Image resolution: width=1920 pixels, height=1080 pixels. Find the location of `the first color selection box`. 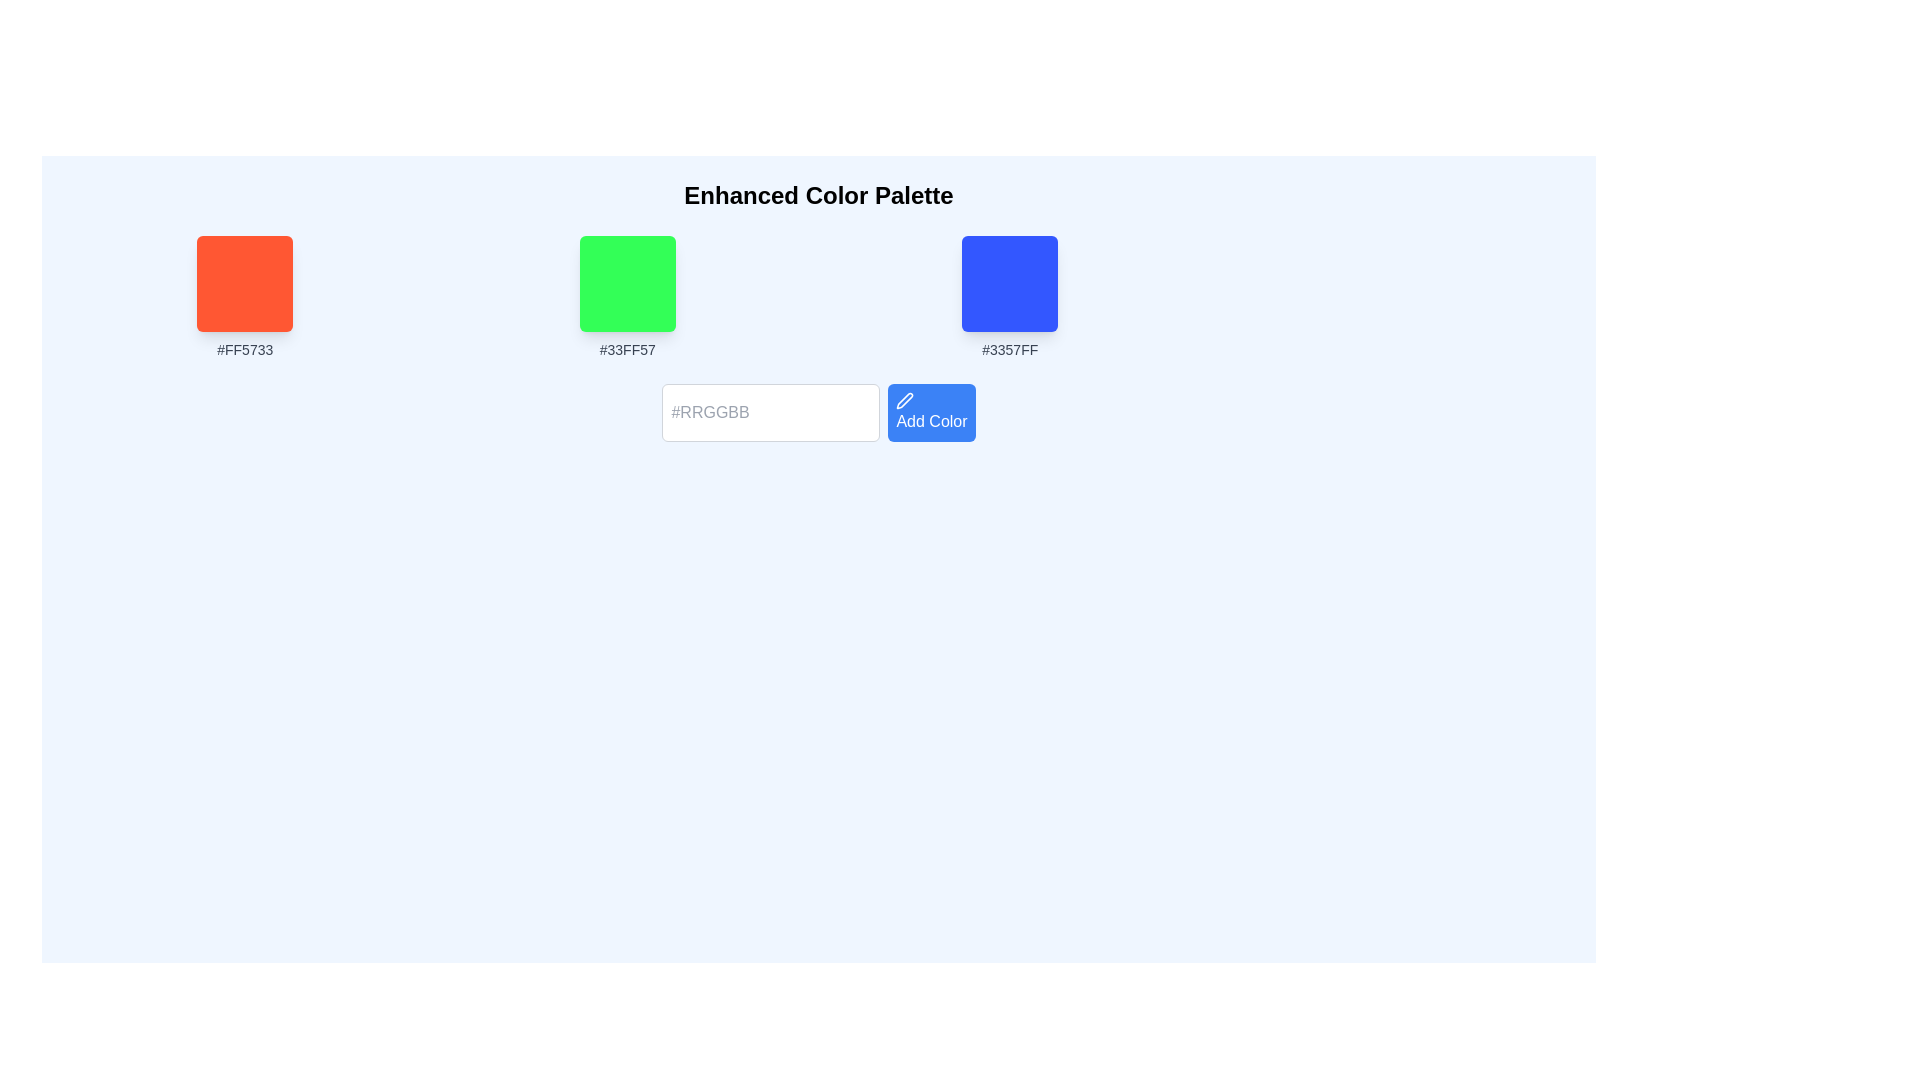

the first color selection box is located at coordinates (244, 284).